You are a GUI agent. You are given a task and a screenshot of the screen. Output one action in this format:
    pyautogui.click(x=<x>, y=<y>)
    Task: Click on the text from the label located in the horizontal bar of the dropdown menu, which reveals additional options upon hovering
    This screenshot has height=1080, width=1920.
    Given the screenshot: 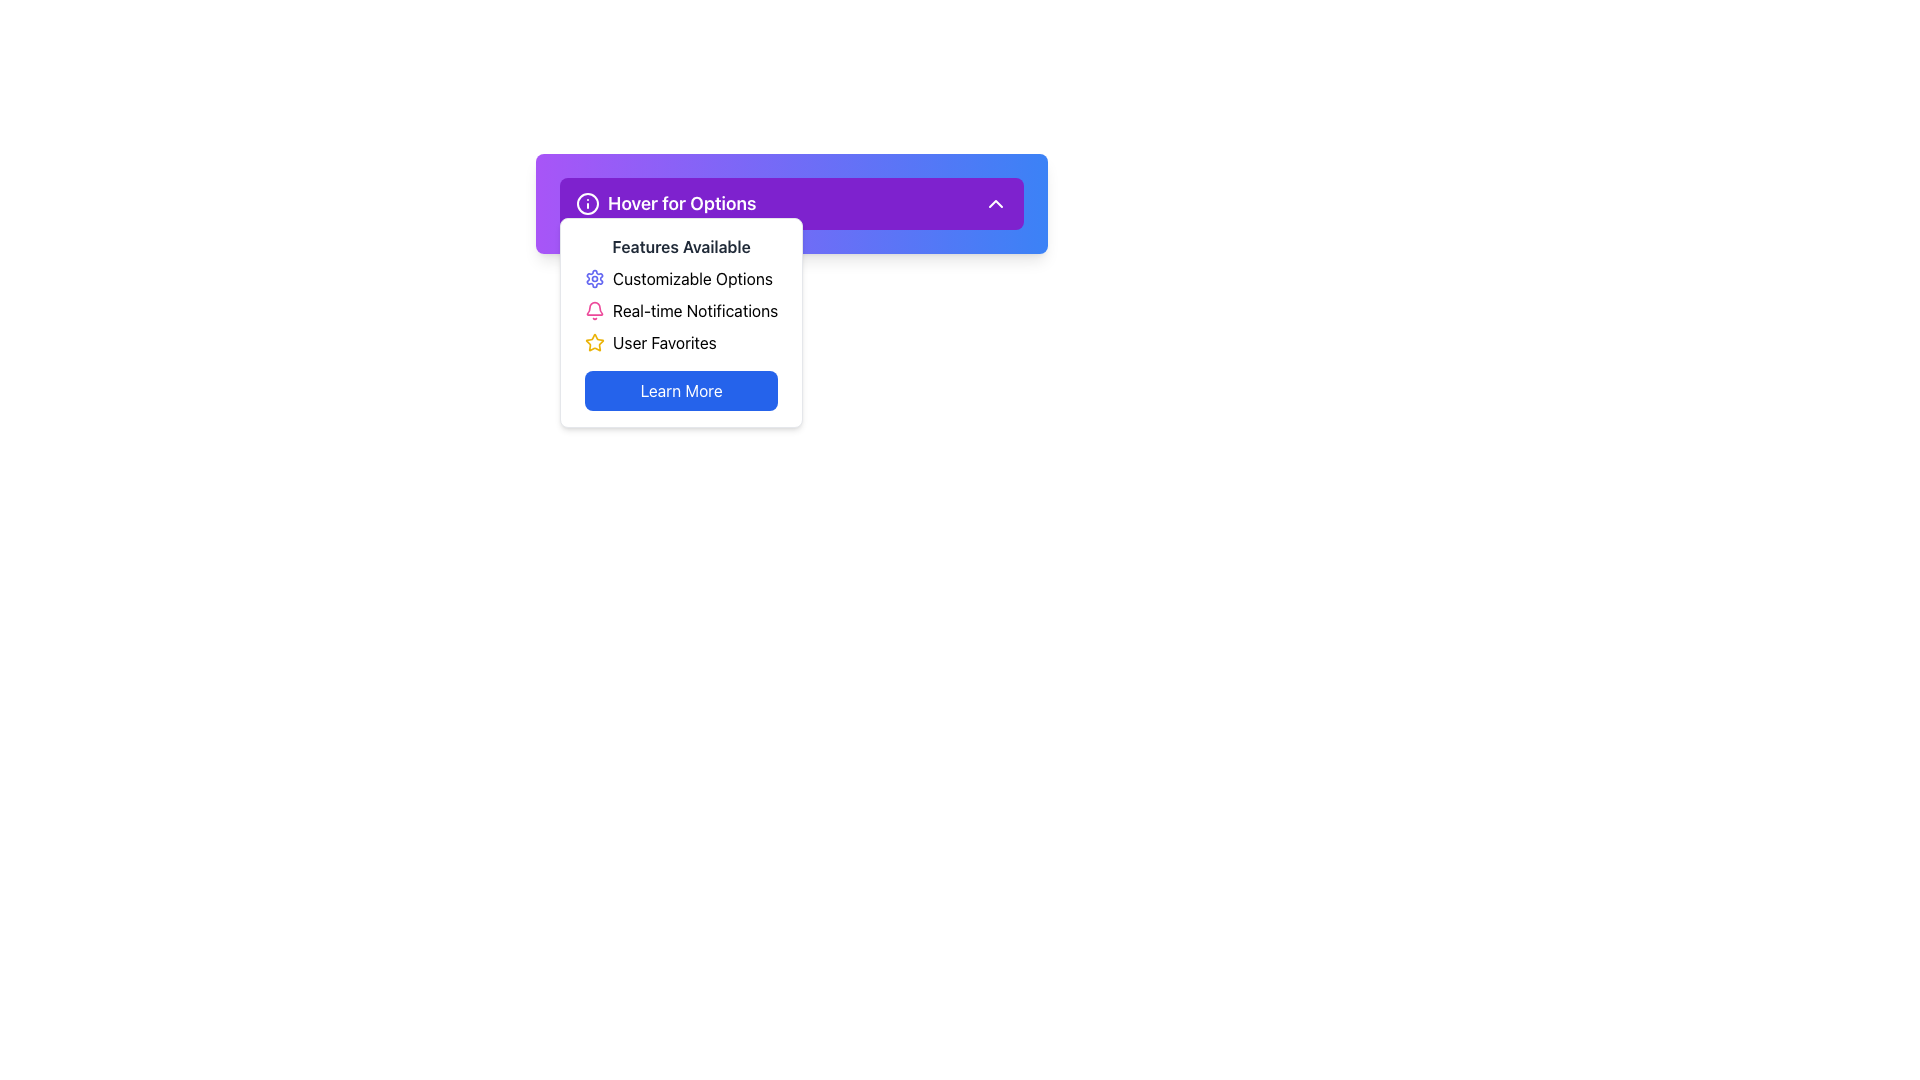 What is the action you would take?
    pyautogui.click(x=682, y=204)
    